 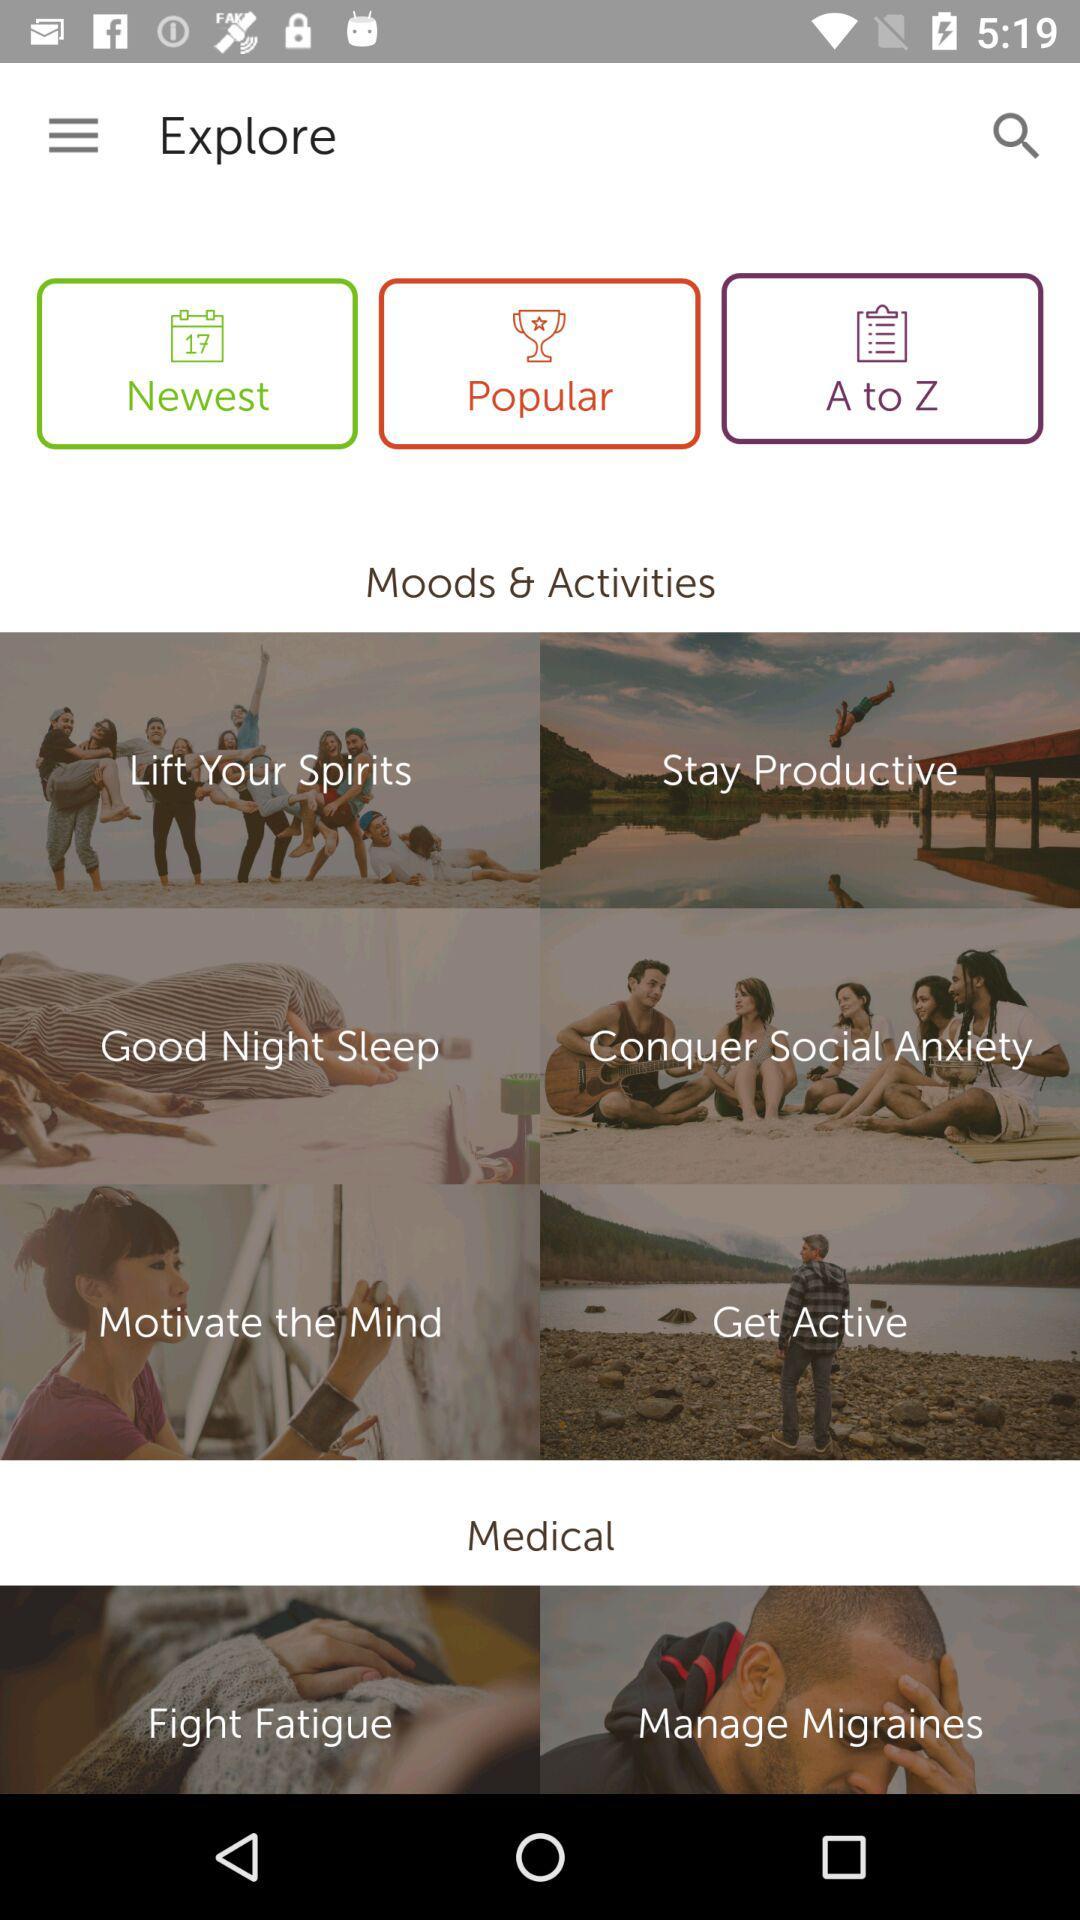 What do you see at coordinates (538, 363) in the screenshot?
I see `the icon to the right of the newest` at bounding box center [538, 363].